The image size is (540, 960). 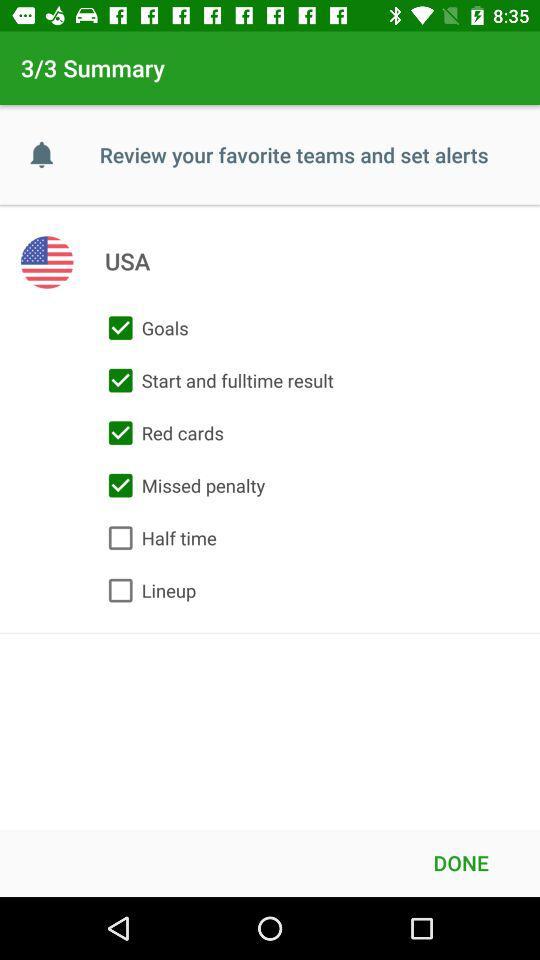 What do you see at coordinates (160, 433) in the screenshot?
I see `icon above the missed penalty item` at bounding box center [160, 433].